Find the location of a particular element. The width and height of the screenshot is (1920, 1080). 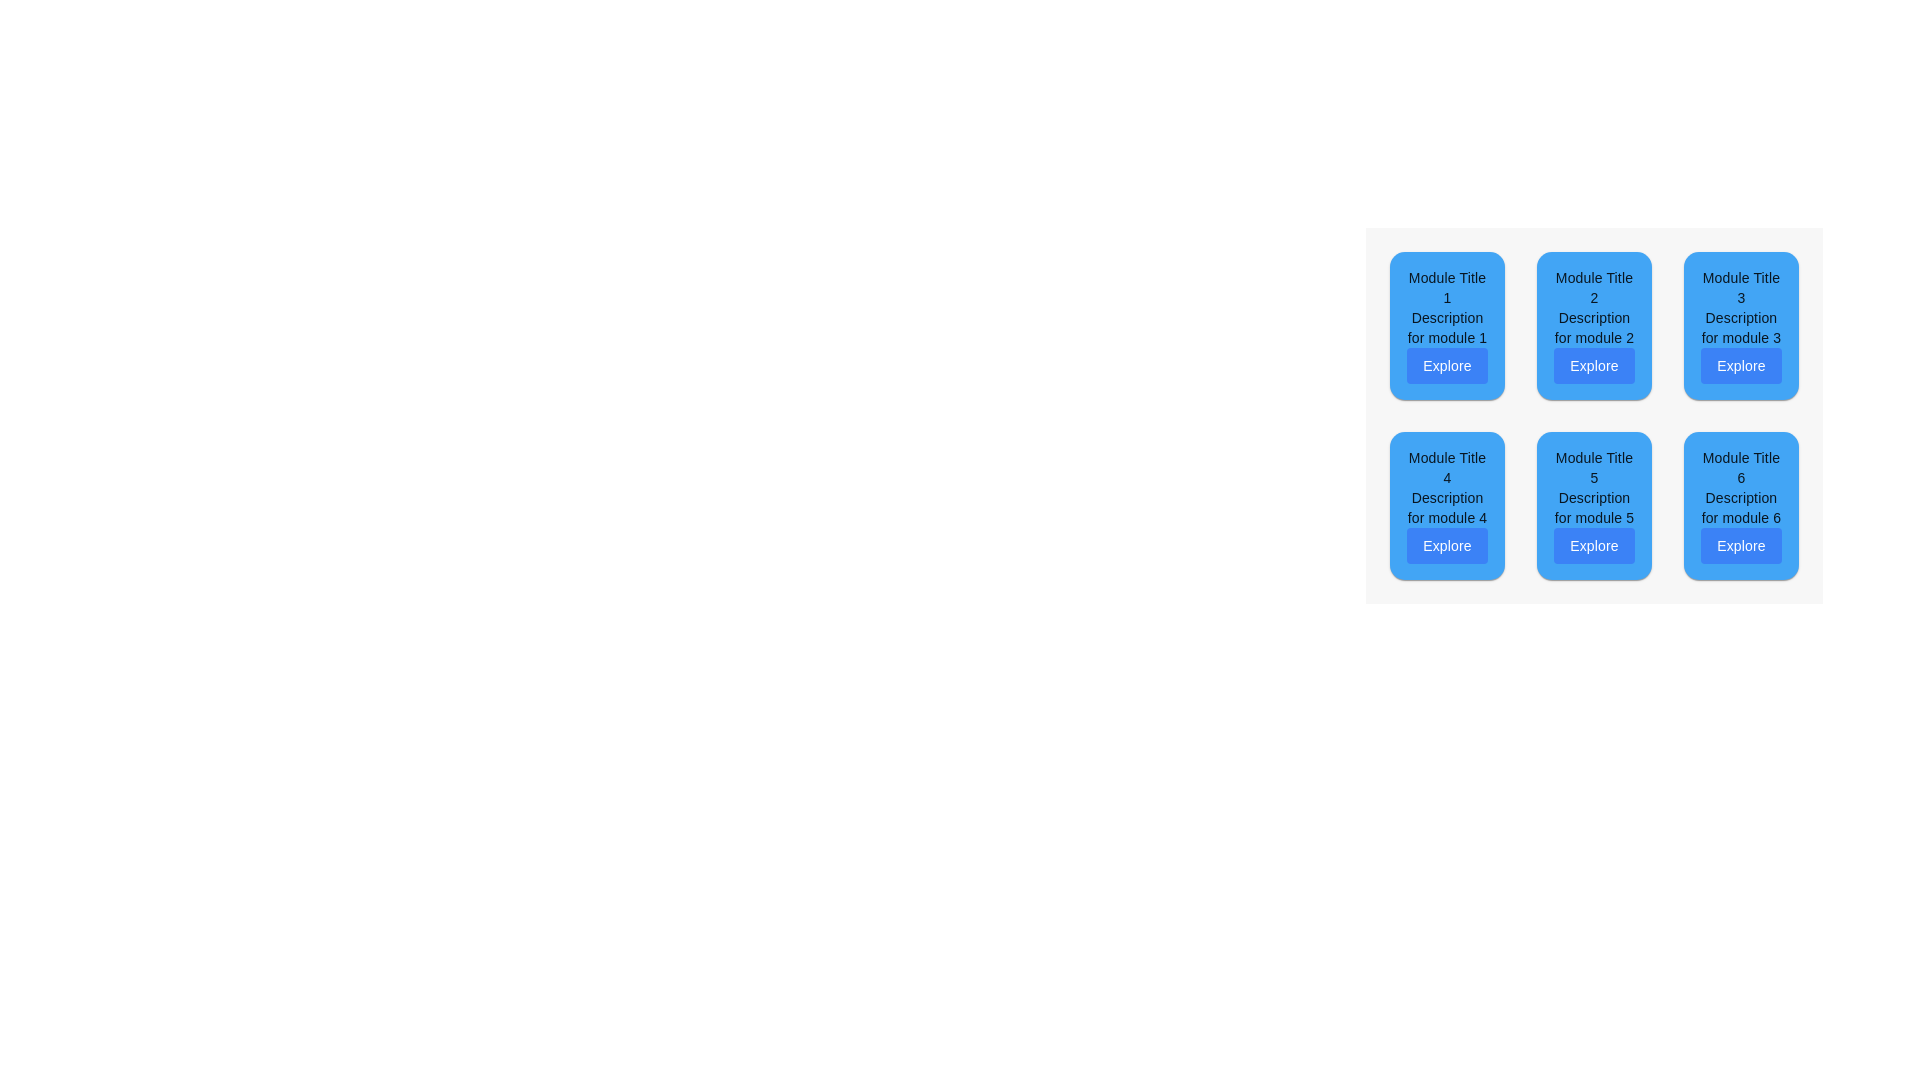

the static text element that serves as the title indicator for the first card in the second row of a 2x3 grid is located at coordinates (1447, 468).